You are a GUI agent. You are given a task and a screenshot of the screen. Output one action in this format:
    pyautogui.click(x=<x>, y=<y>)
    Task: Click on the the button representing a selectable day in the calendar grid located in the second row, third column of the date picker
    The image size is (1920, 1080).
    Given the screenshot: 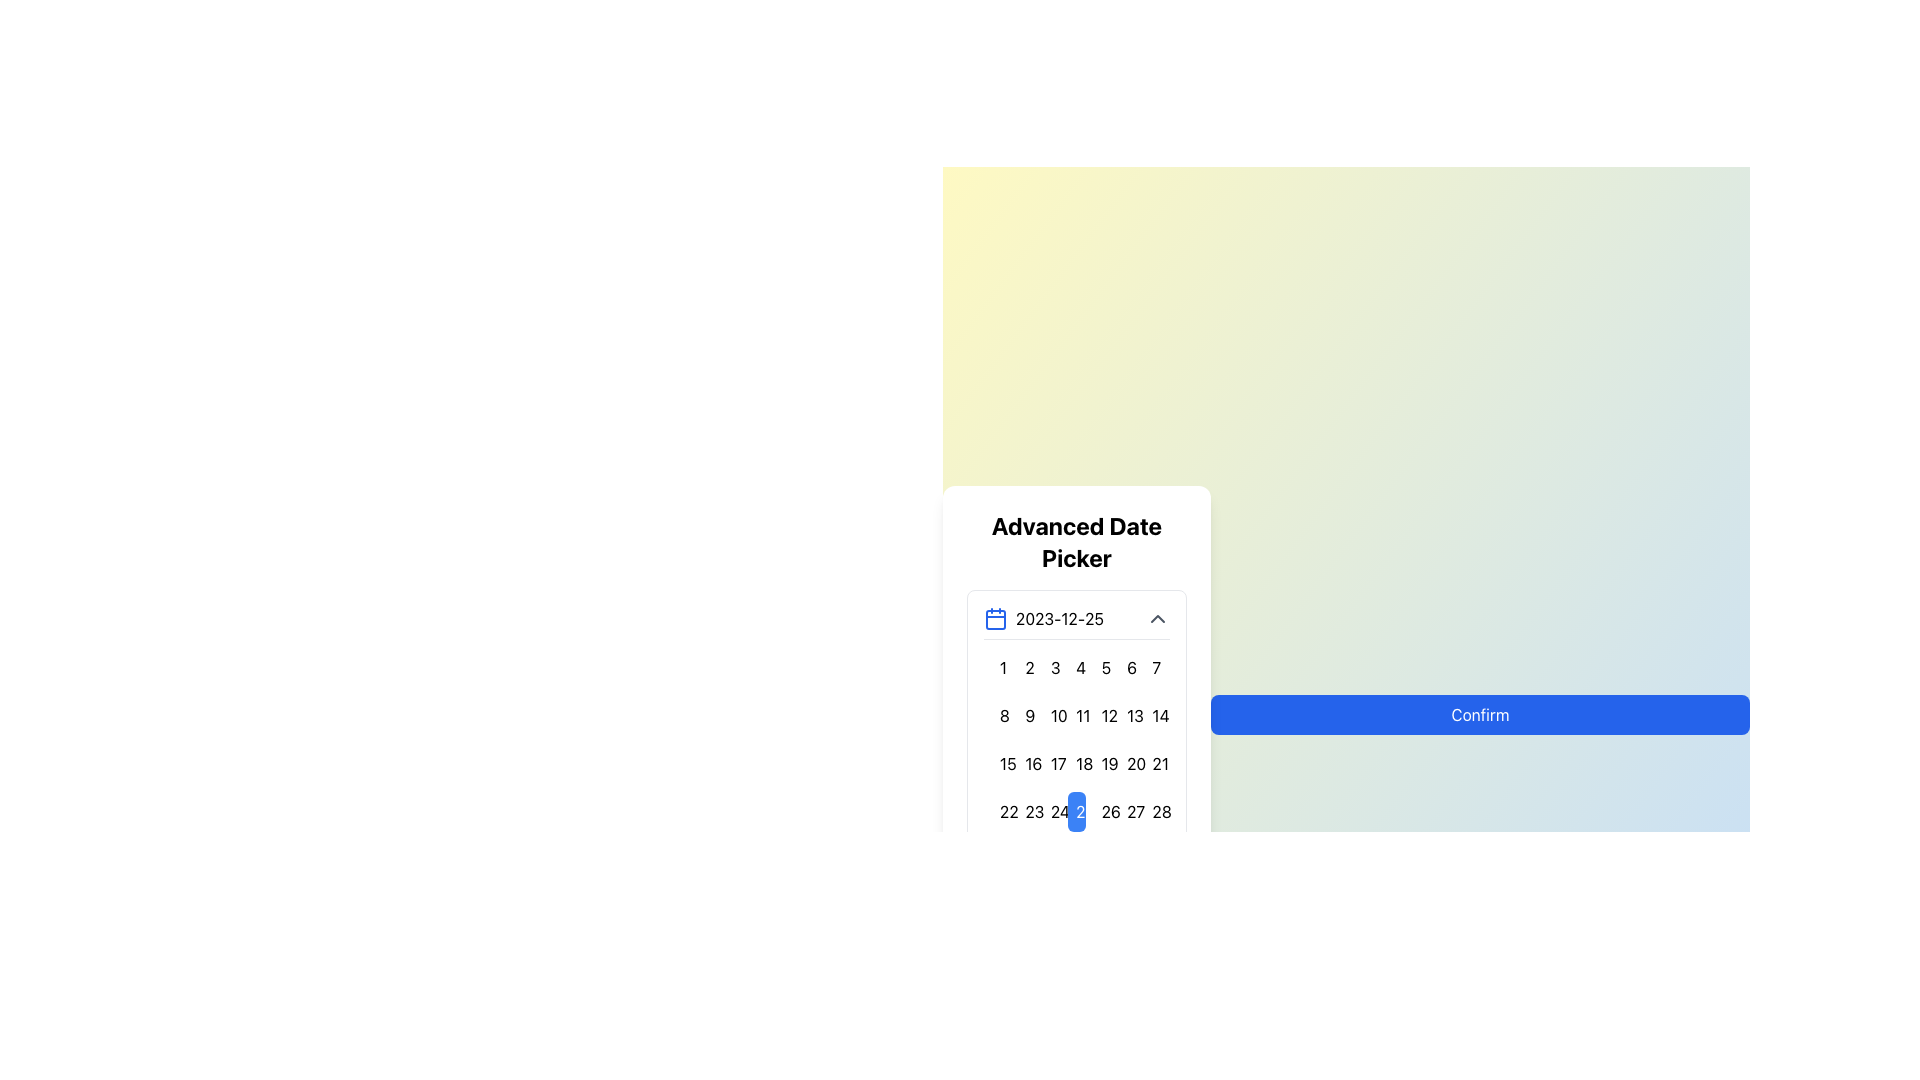 What is the action you would take?
    pyautogui.click(x=1050, y=714)
    